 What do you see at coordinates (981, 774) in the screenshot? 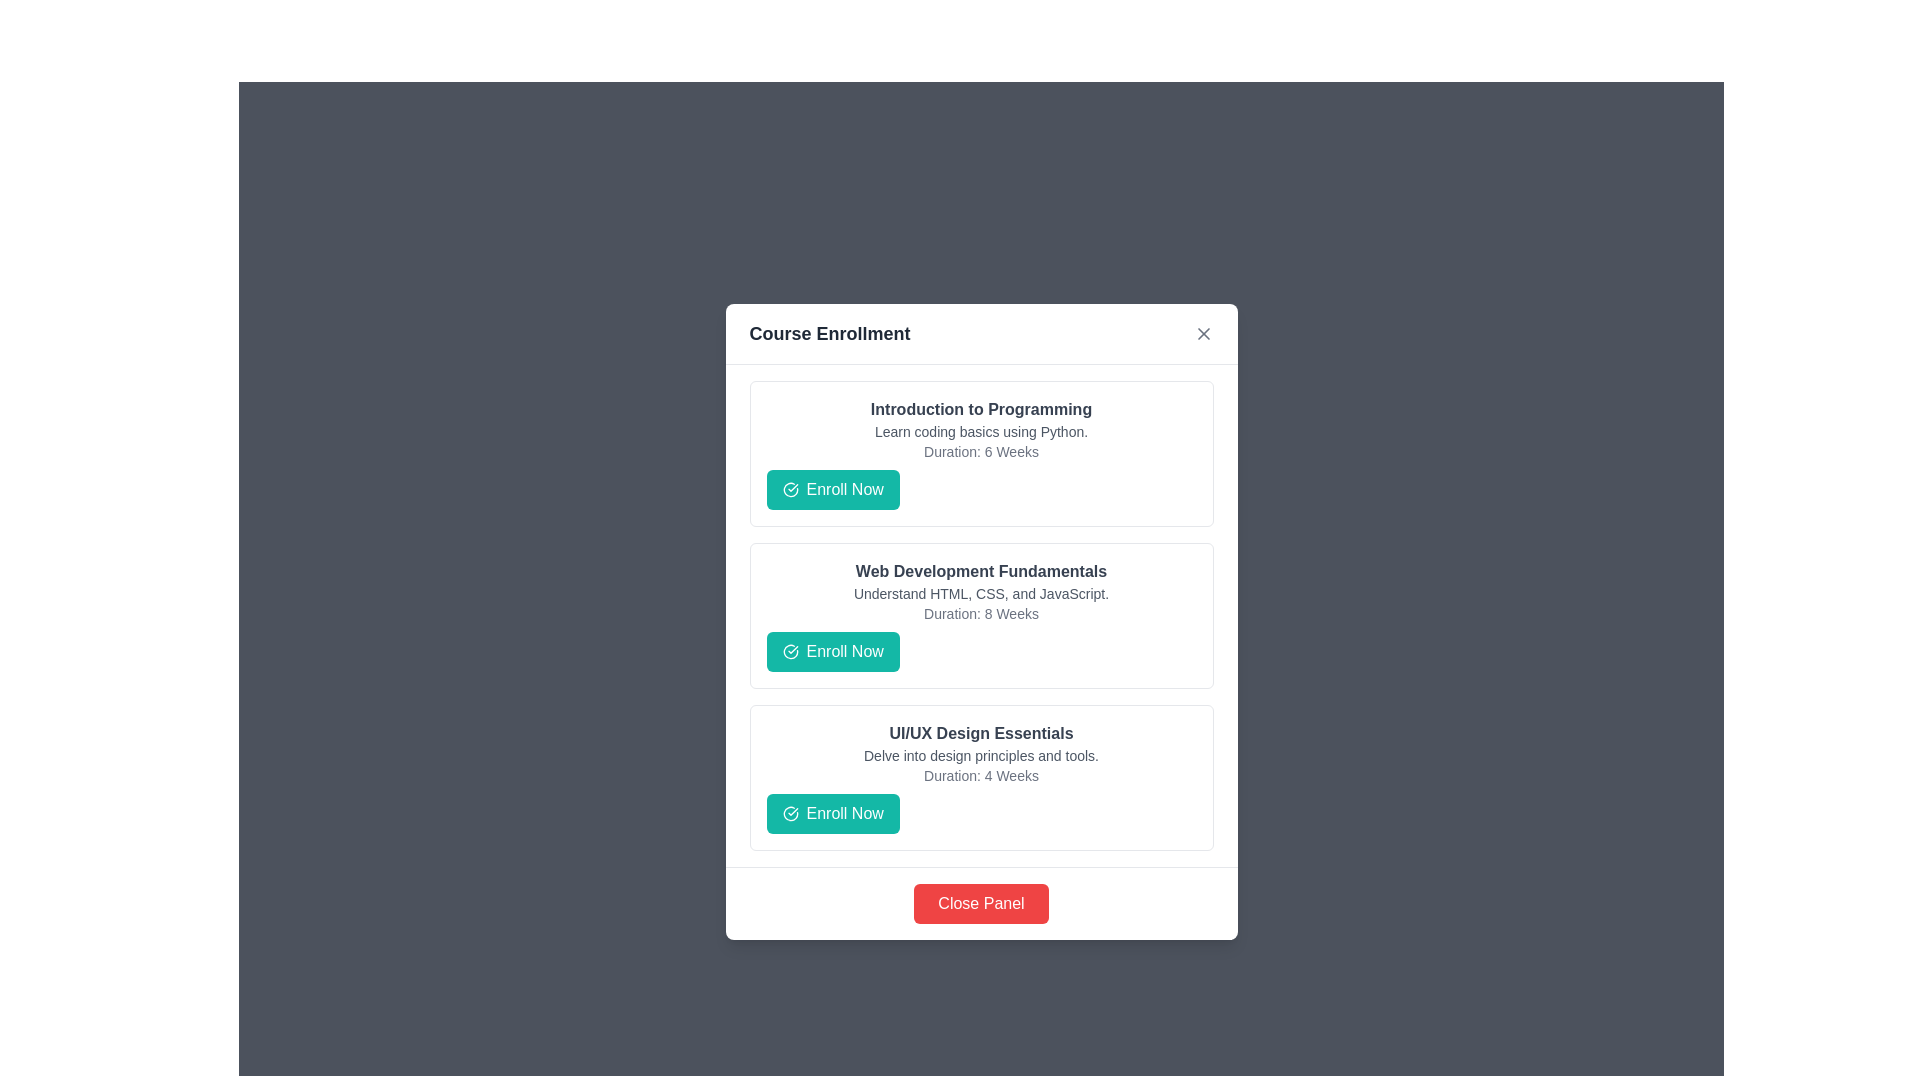
I see `the static text label indicating the duration of the course in the third course card, which is located above the 'Enroll Now' button` at bounding box center [981, 774].